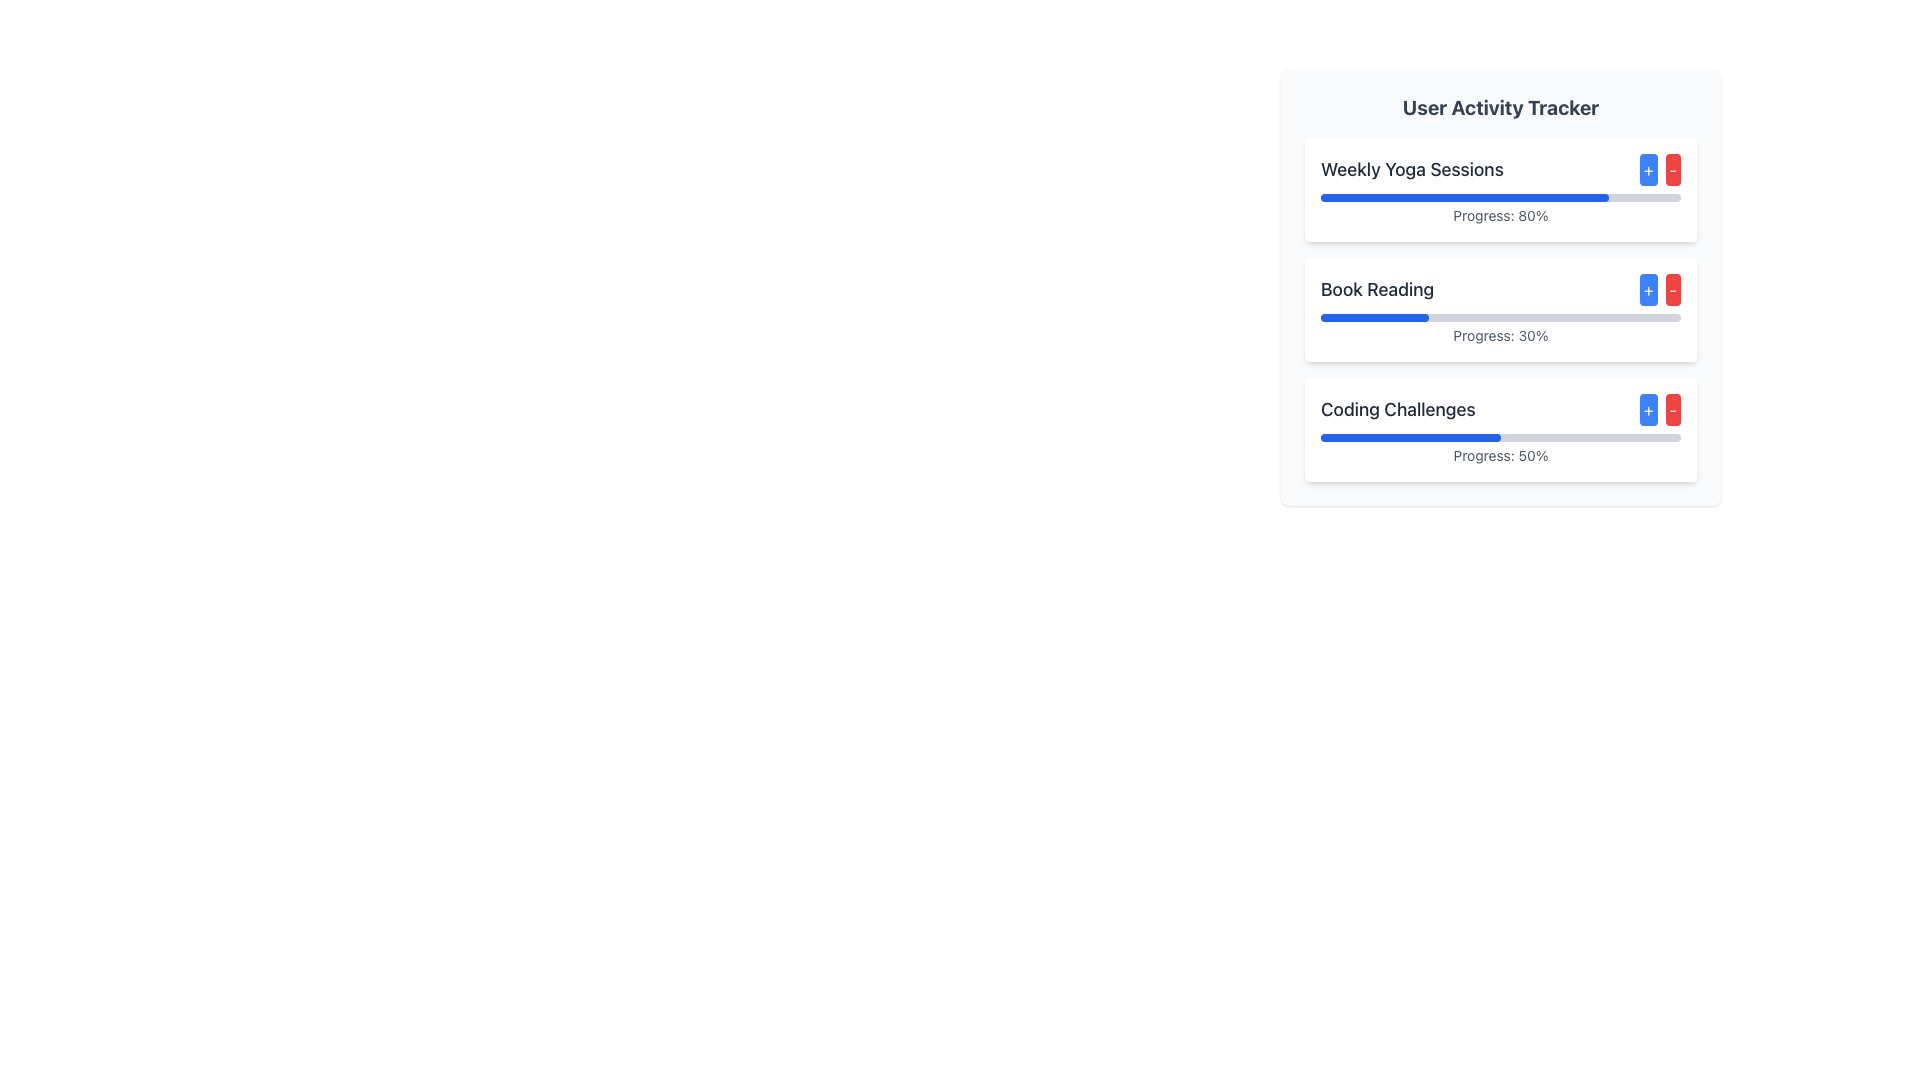  I want to click on the progress bar segment indicating 50% completion of the 'Coding Challenges' task within the user activity tracker, so click(1410, 437).